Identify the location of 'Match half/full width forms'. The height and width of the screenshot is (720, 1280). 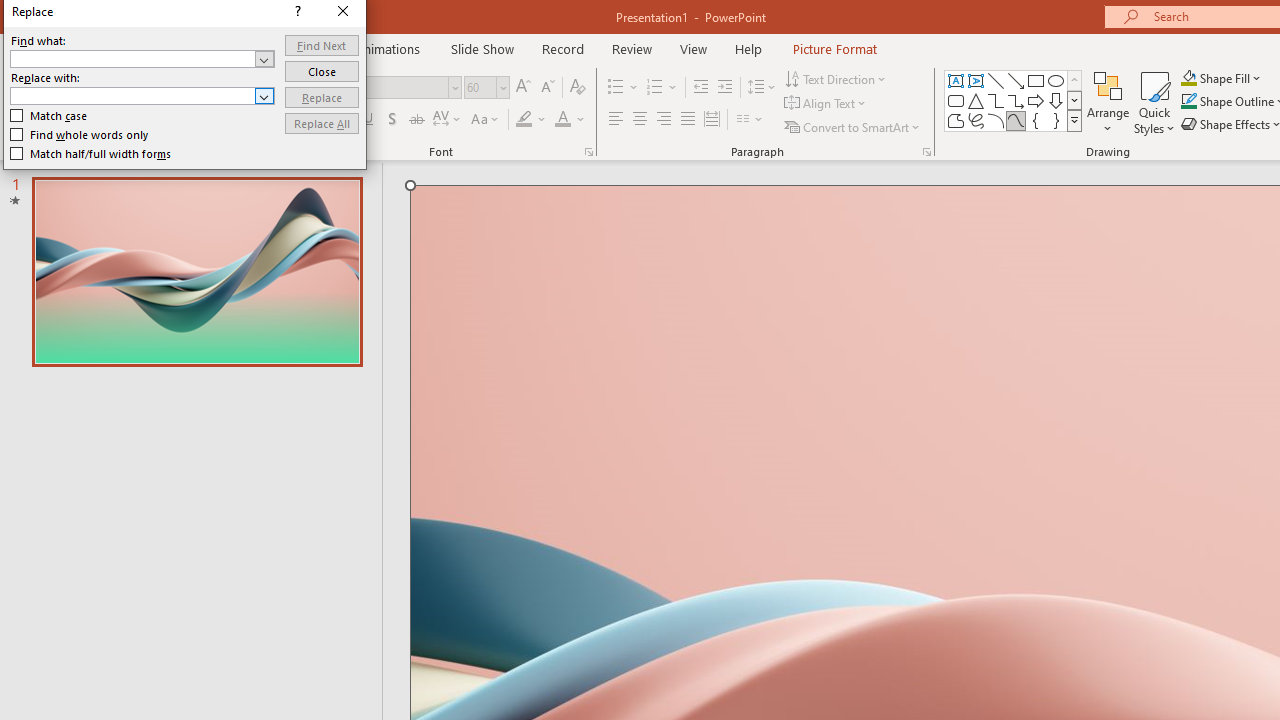
(90, 153).